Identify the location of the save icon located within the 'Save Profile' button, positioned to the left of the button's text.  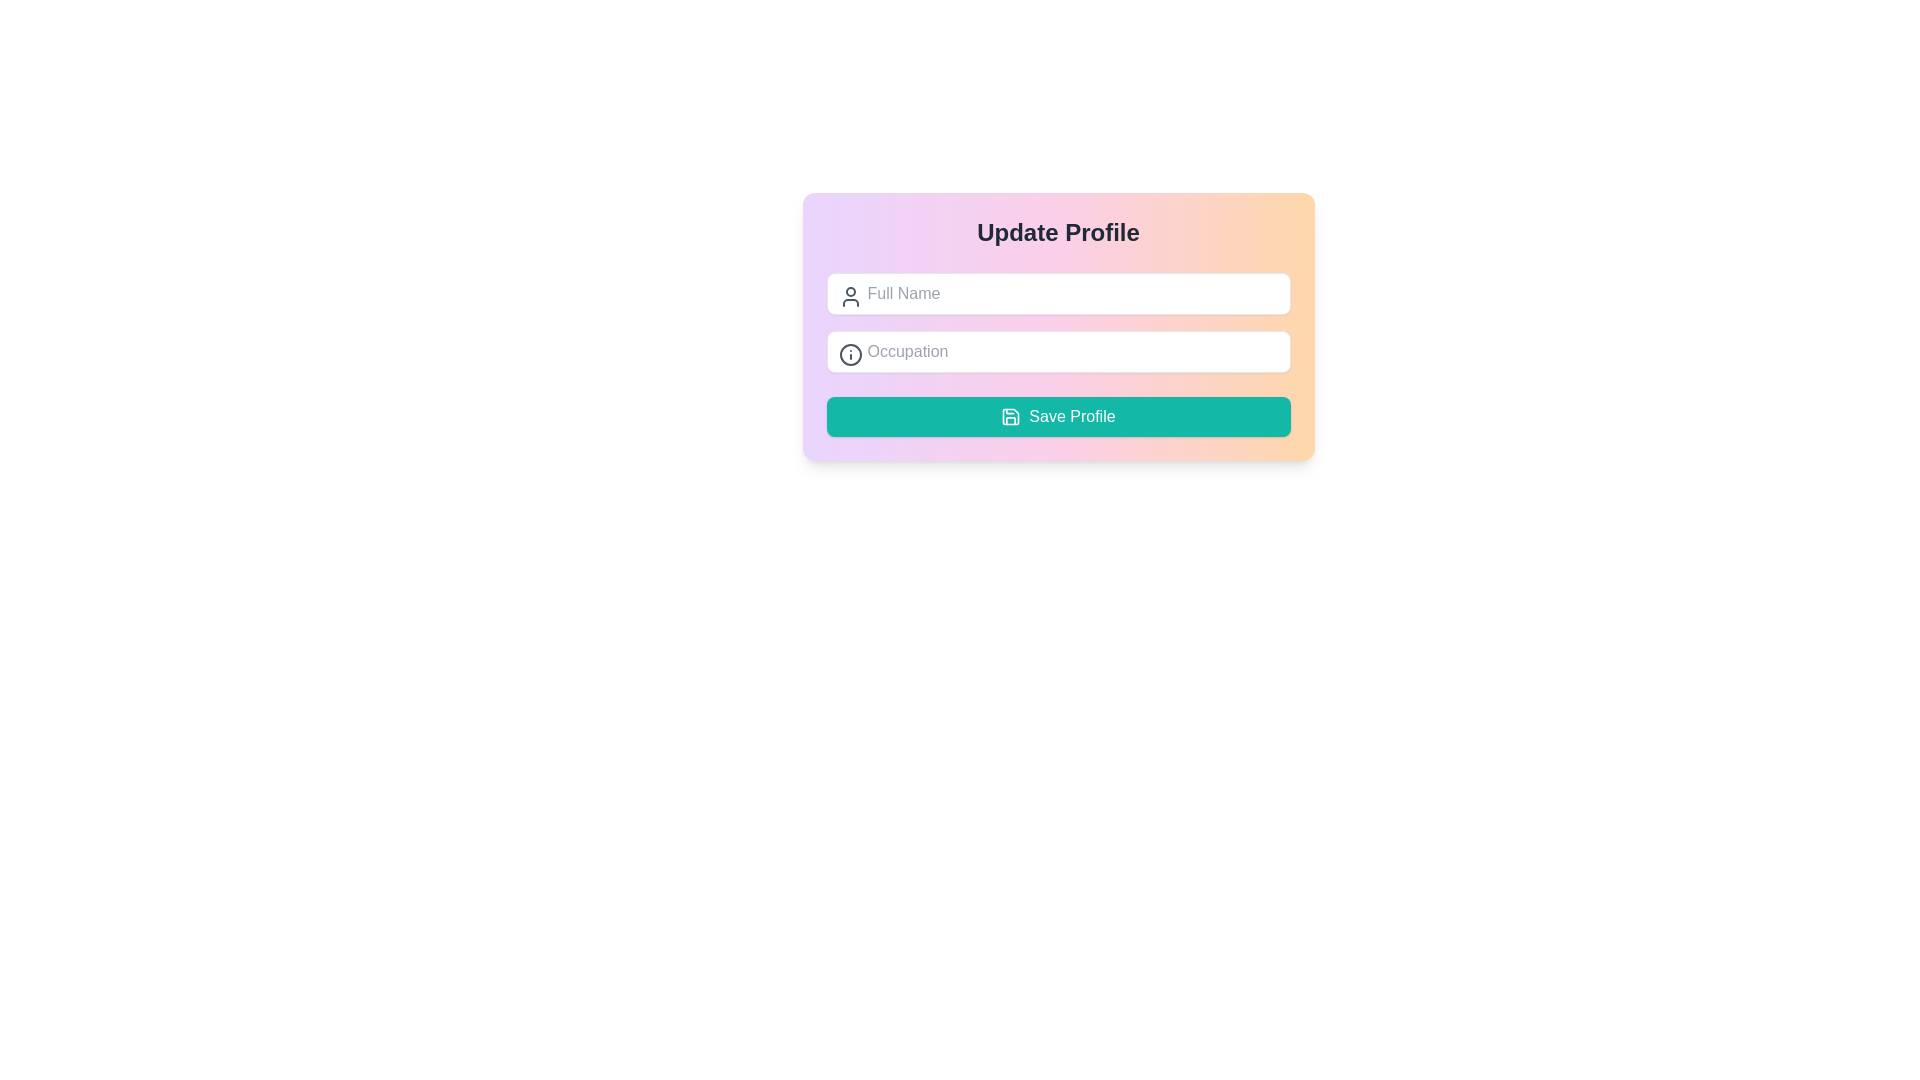
(1011, 415).